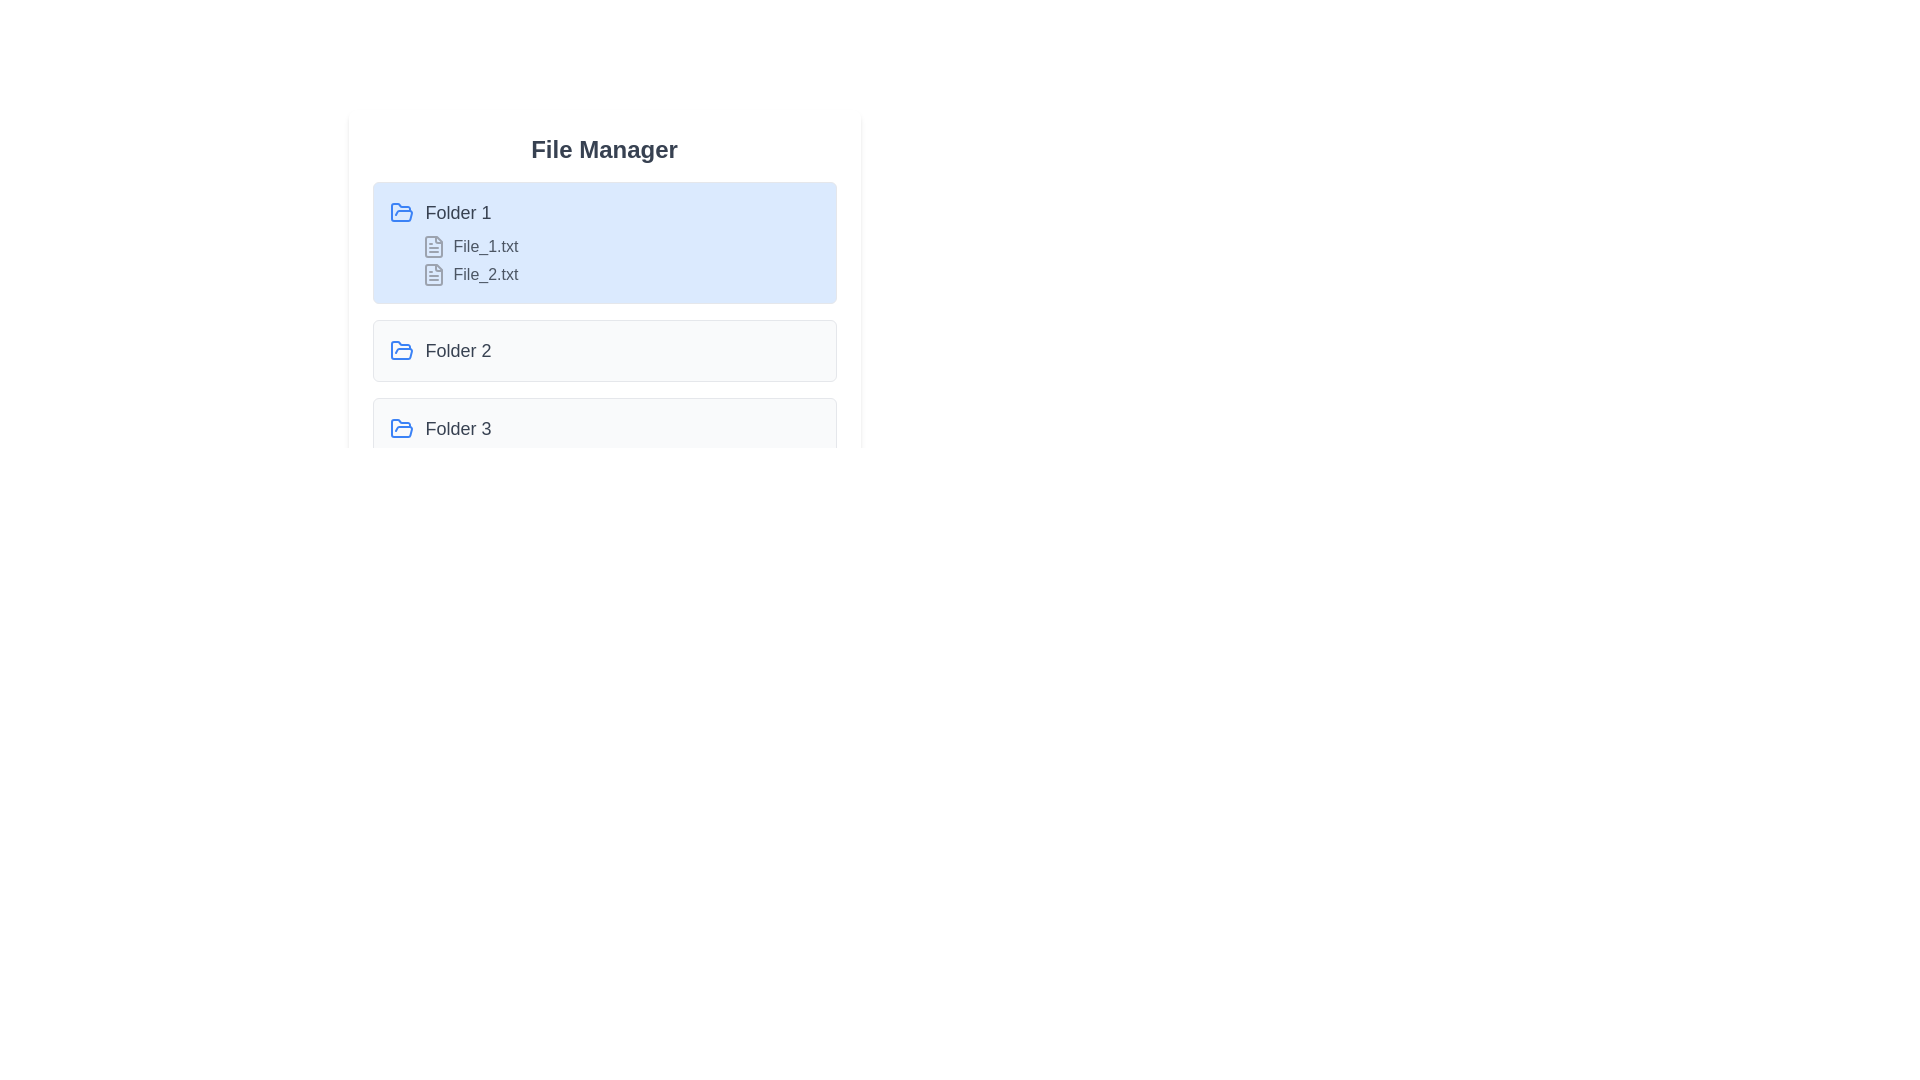  Describe the element at coordinates (400, 350) in the screenshot. I see `the folder icon located at the leftmost position of the row labeled 'Folder 2'` at that location.